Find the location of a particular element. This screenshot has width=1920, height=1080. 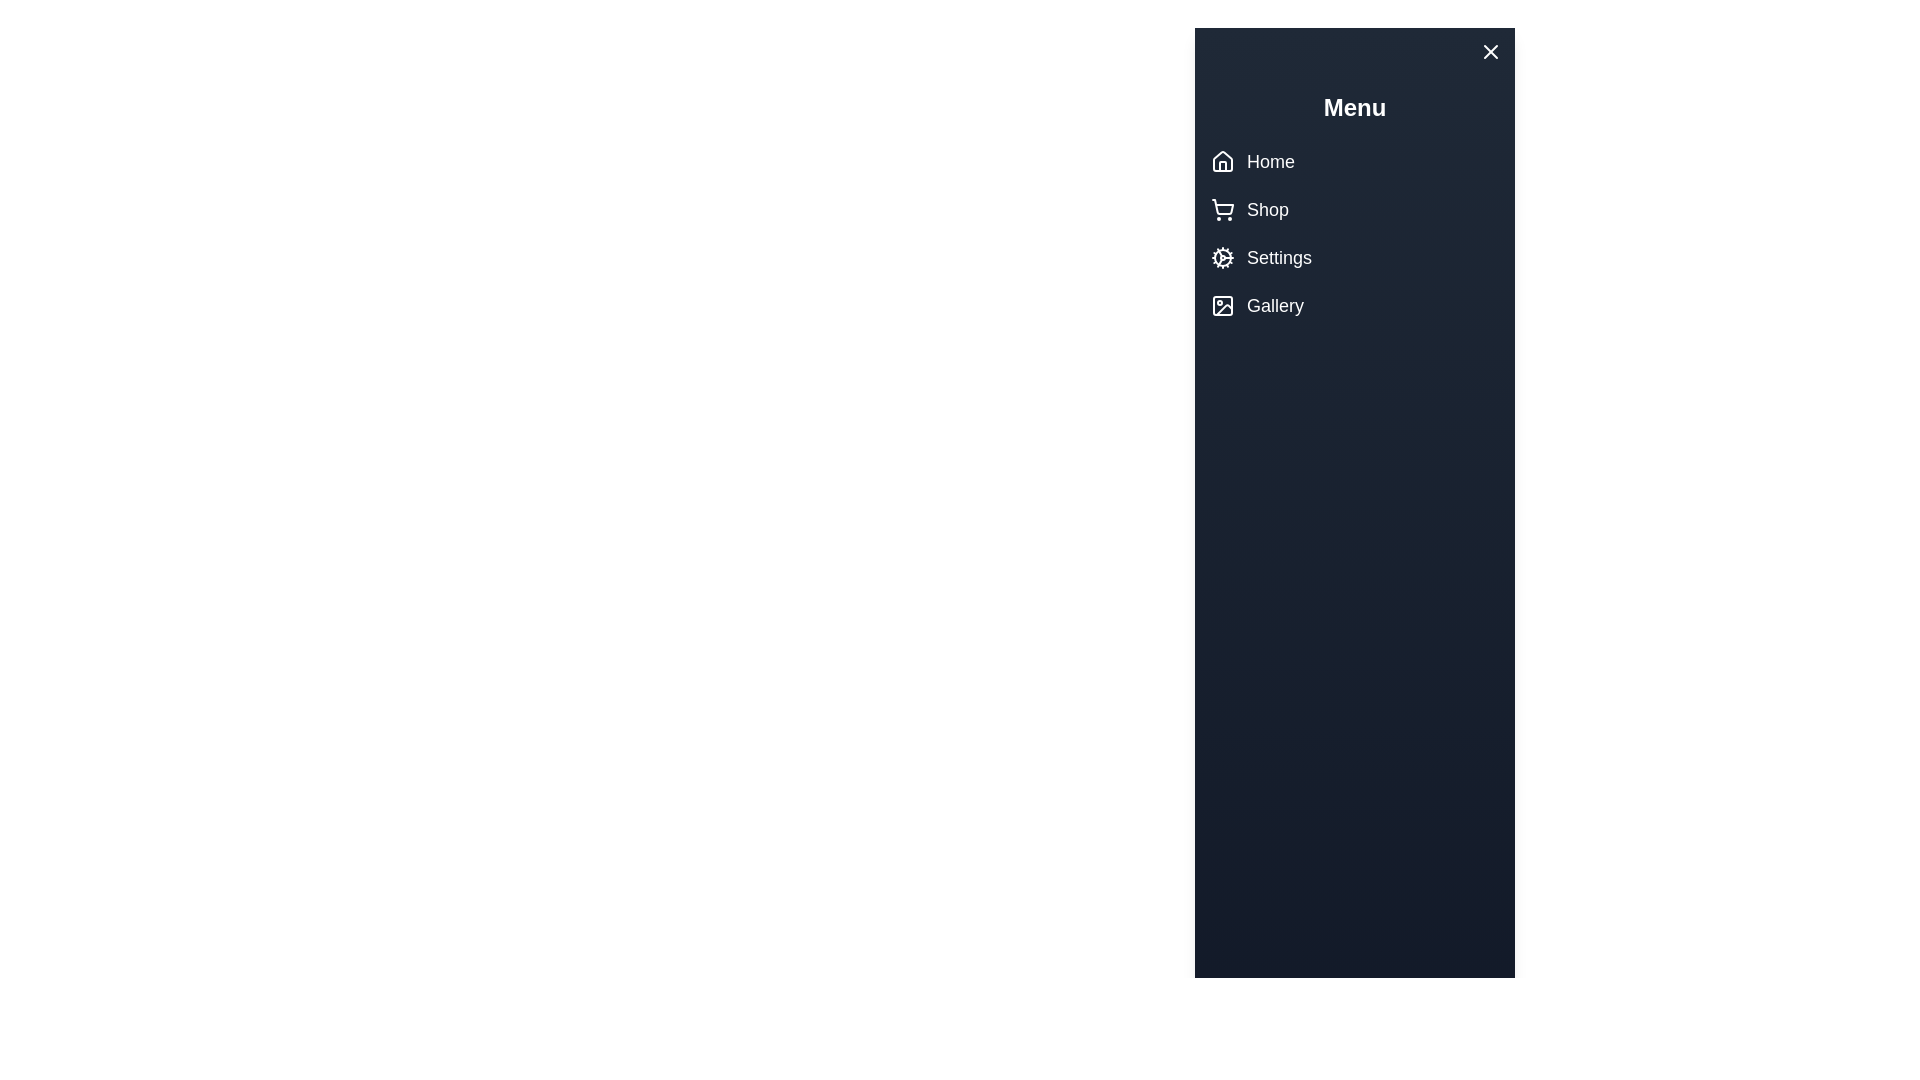

the Home menu item to navigate is located at coordinates (1305, 161).